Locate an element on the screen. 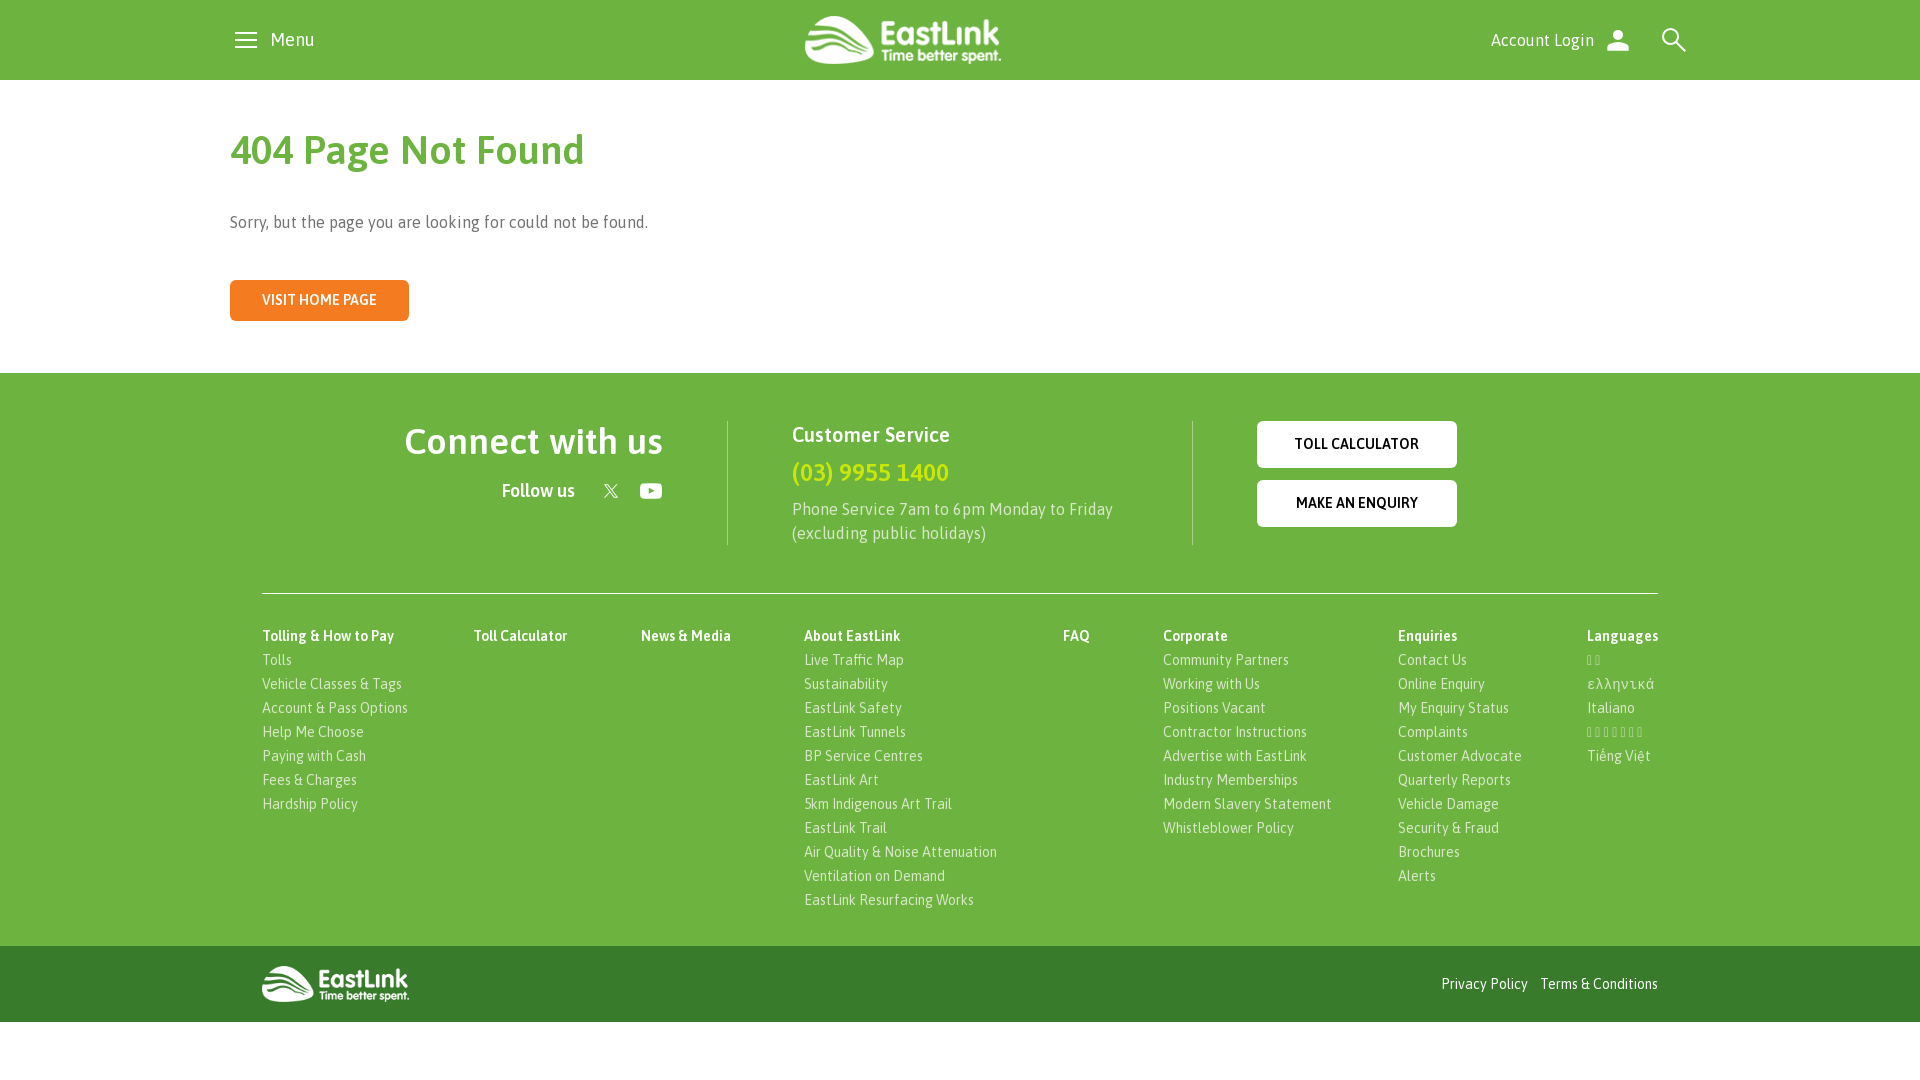 This screenshot has width=1920, height=1080. 'Corporate' is located at coordinates (1206, 636).